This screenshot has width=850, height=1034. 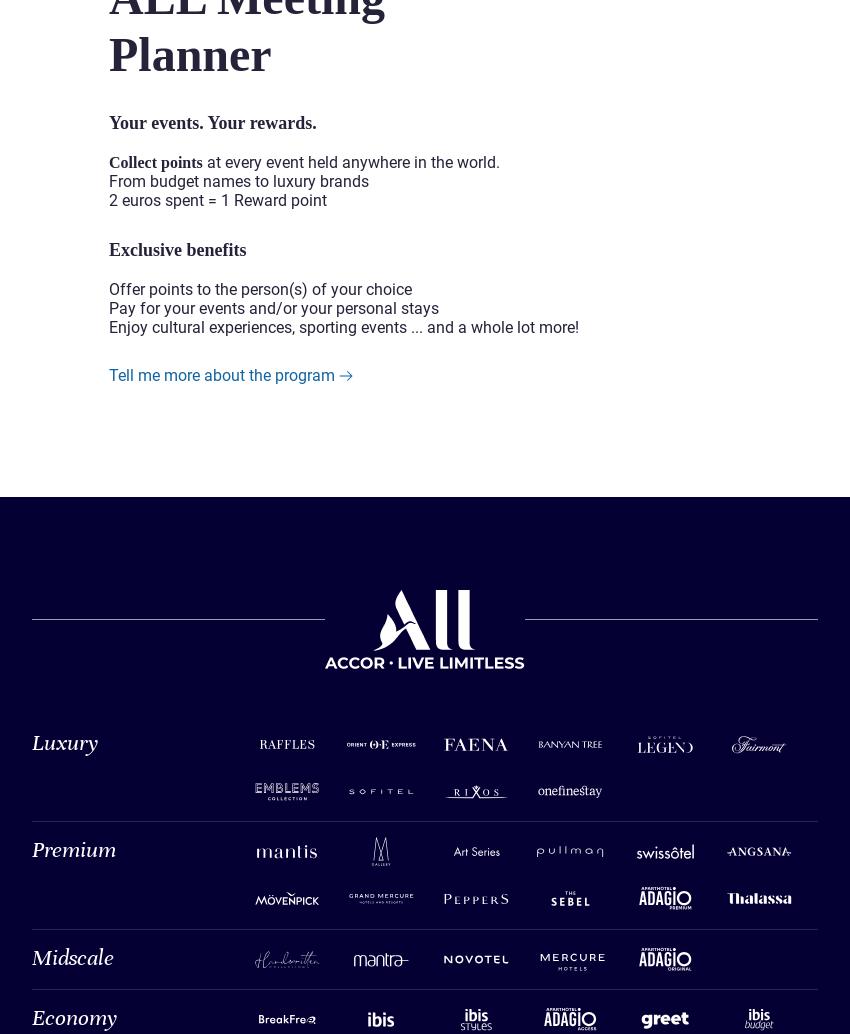 What do you see at coordinates (243, 180) in the screenshot?
I see `'From budget names to luxury brands'` at bounding box center [243, 180].